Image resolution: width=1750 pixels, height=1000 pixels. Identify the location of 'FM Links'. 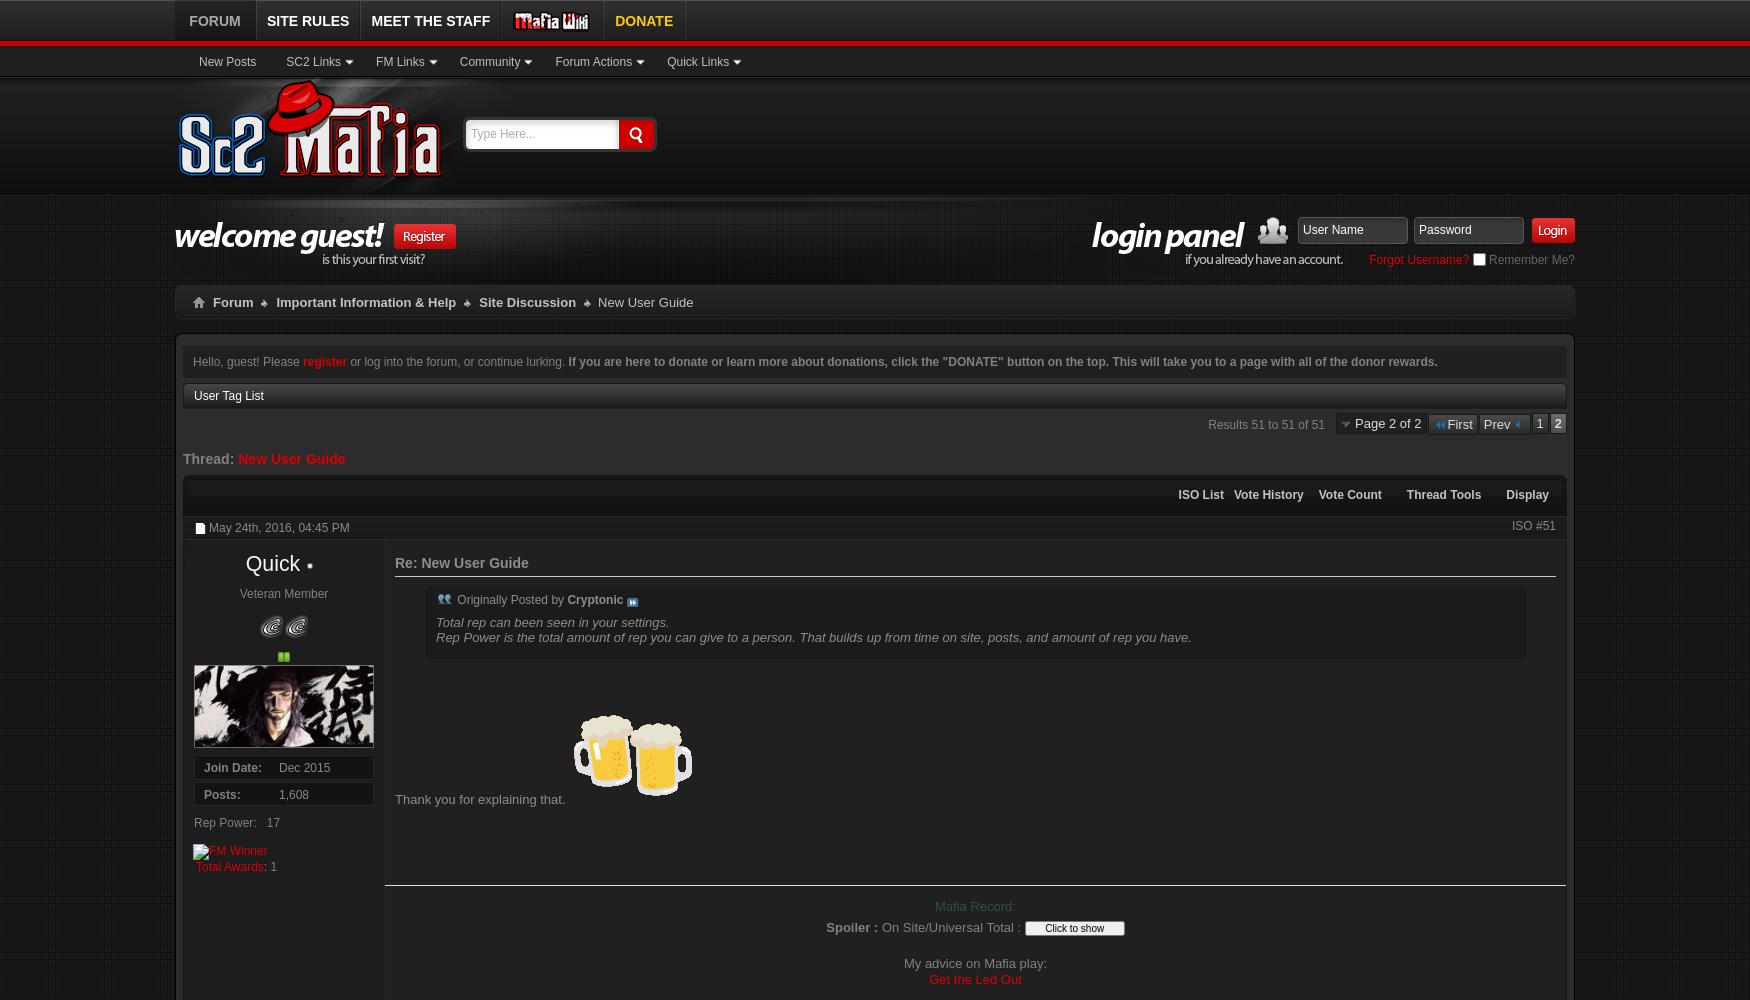
(399, 62).